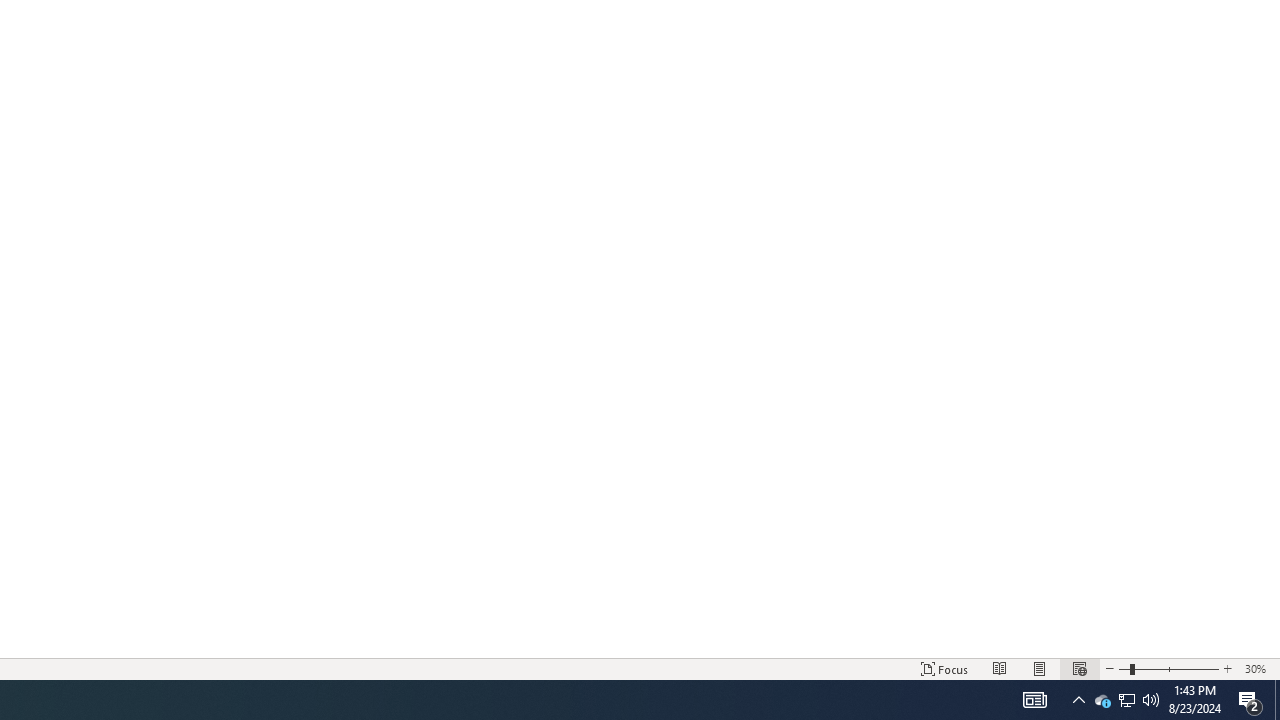 Image resolution: width=1280 pixels, height=720 pixels. What do you see at coordinates (1168, 669) in the screenshot?
I see `'Zoom'` at bounding box center [1168, 669].